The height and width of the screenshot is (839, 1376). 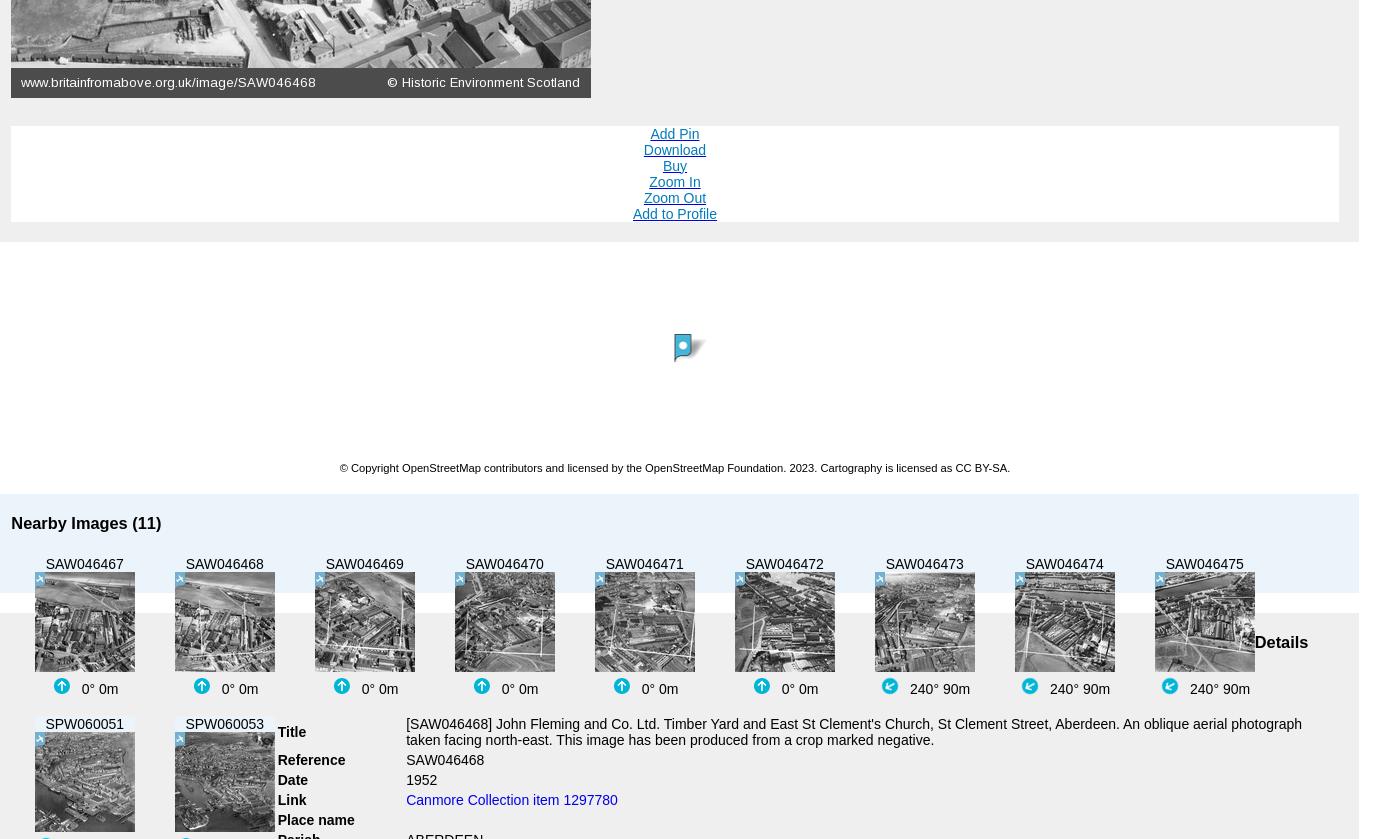 I want to click on 'Add Pin', so click(x=674, y=132).